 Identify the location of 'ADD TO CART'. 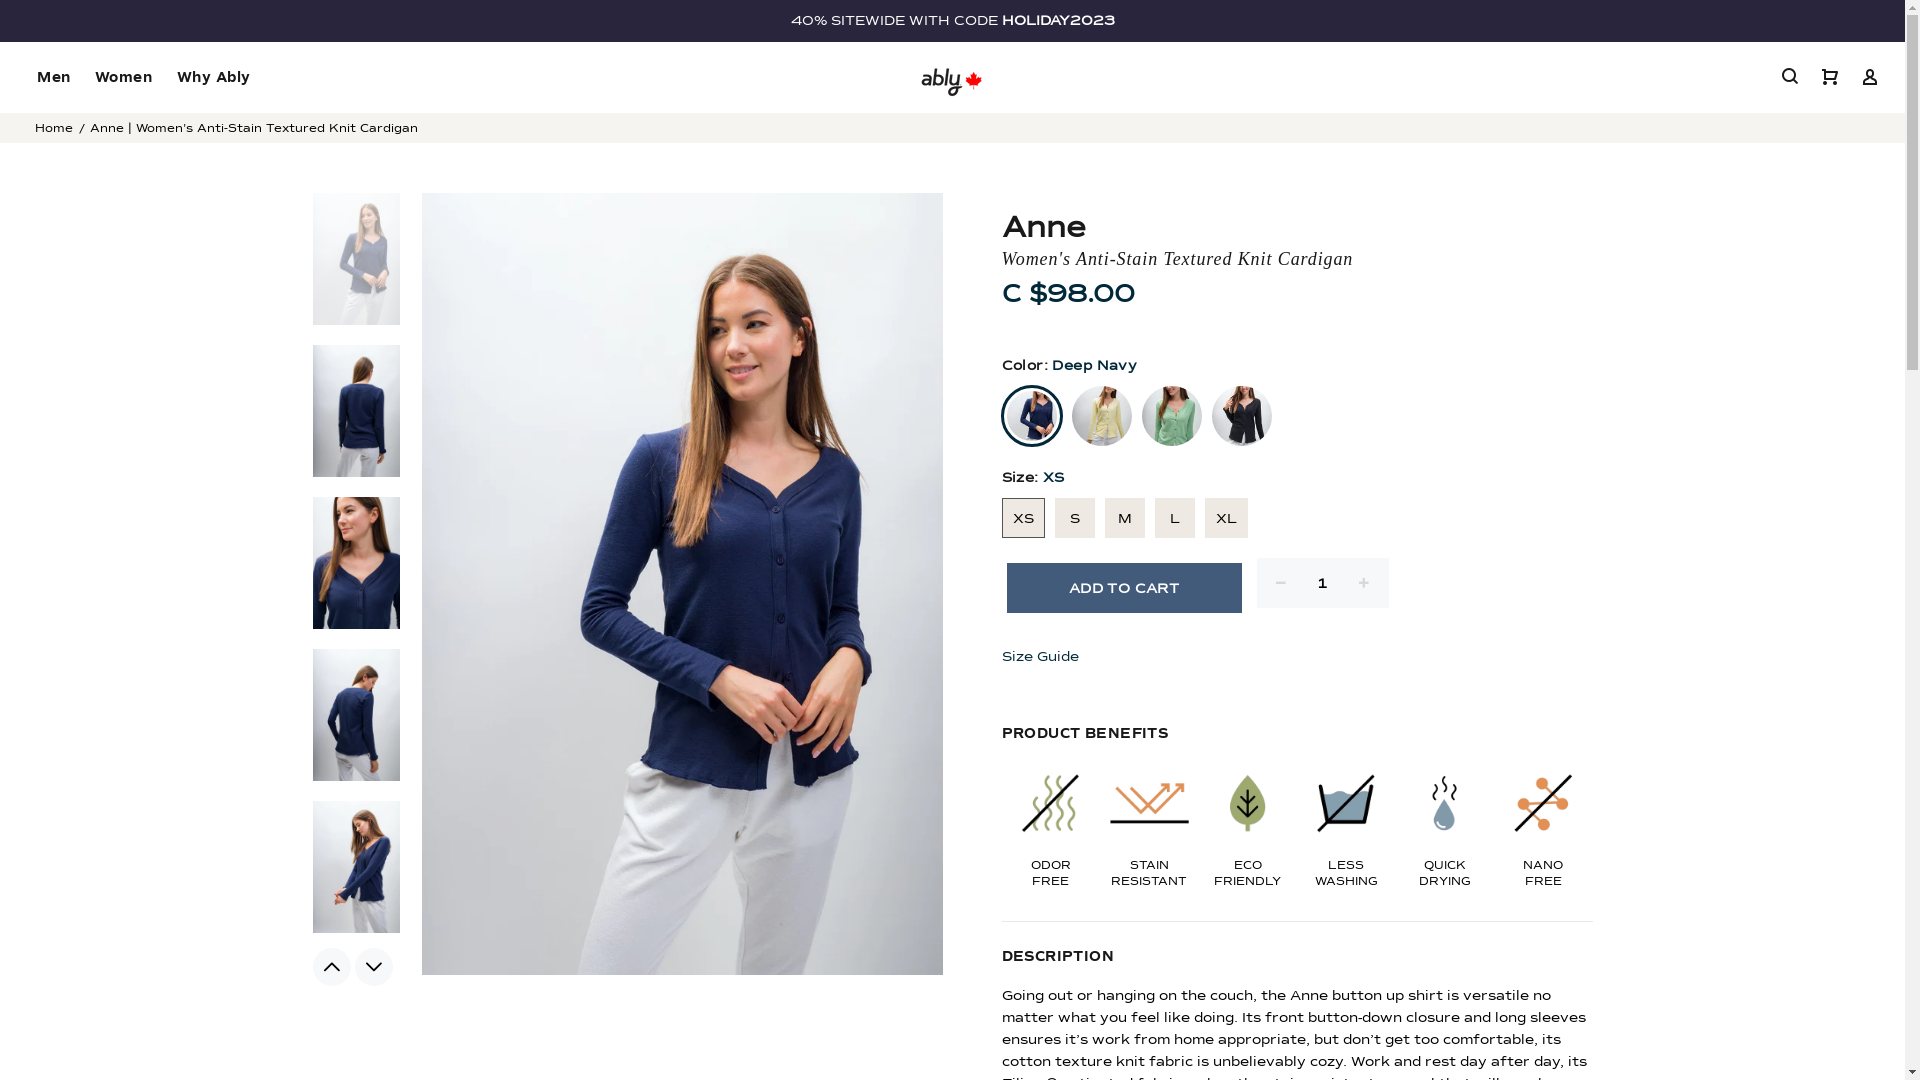
(1123, 586).